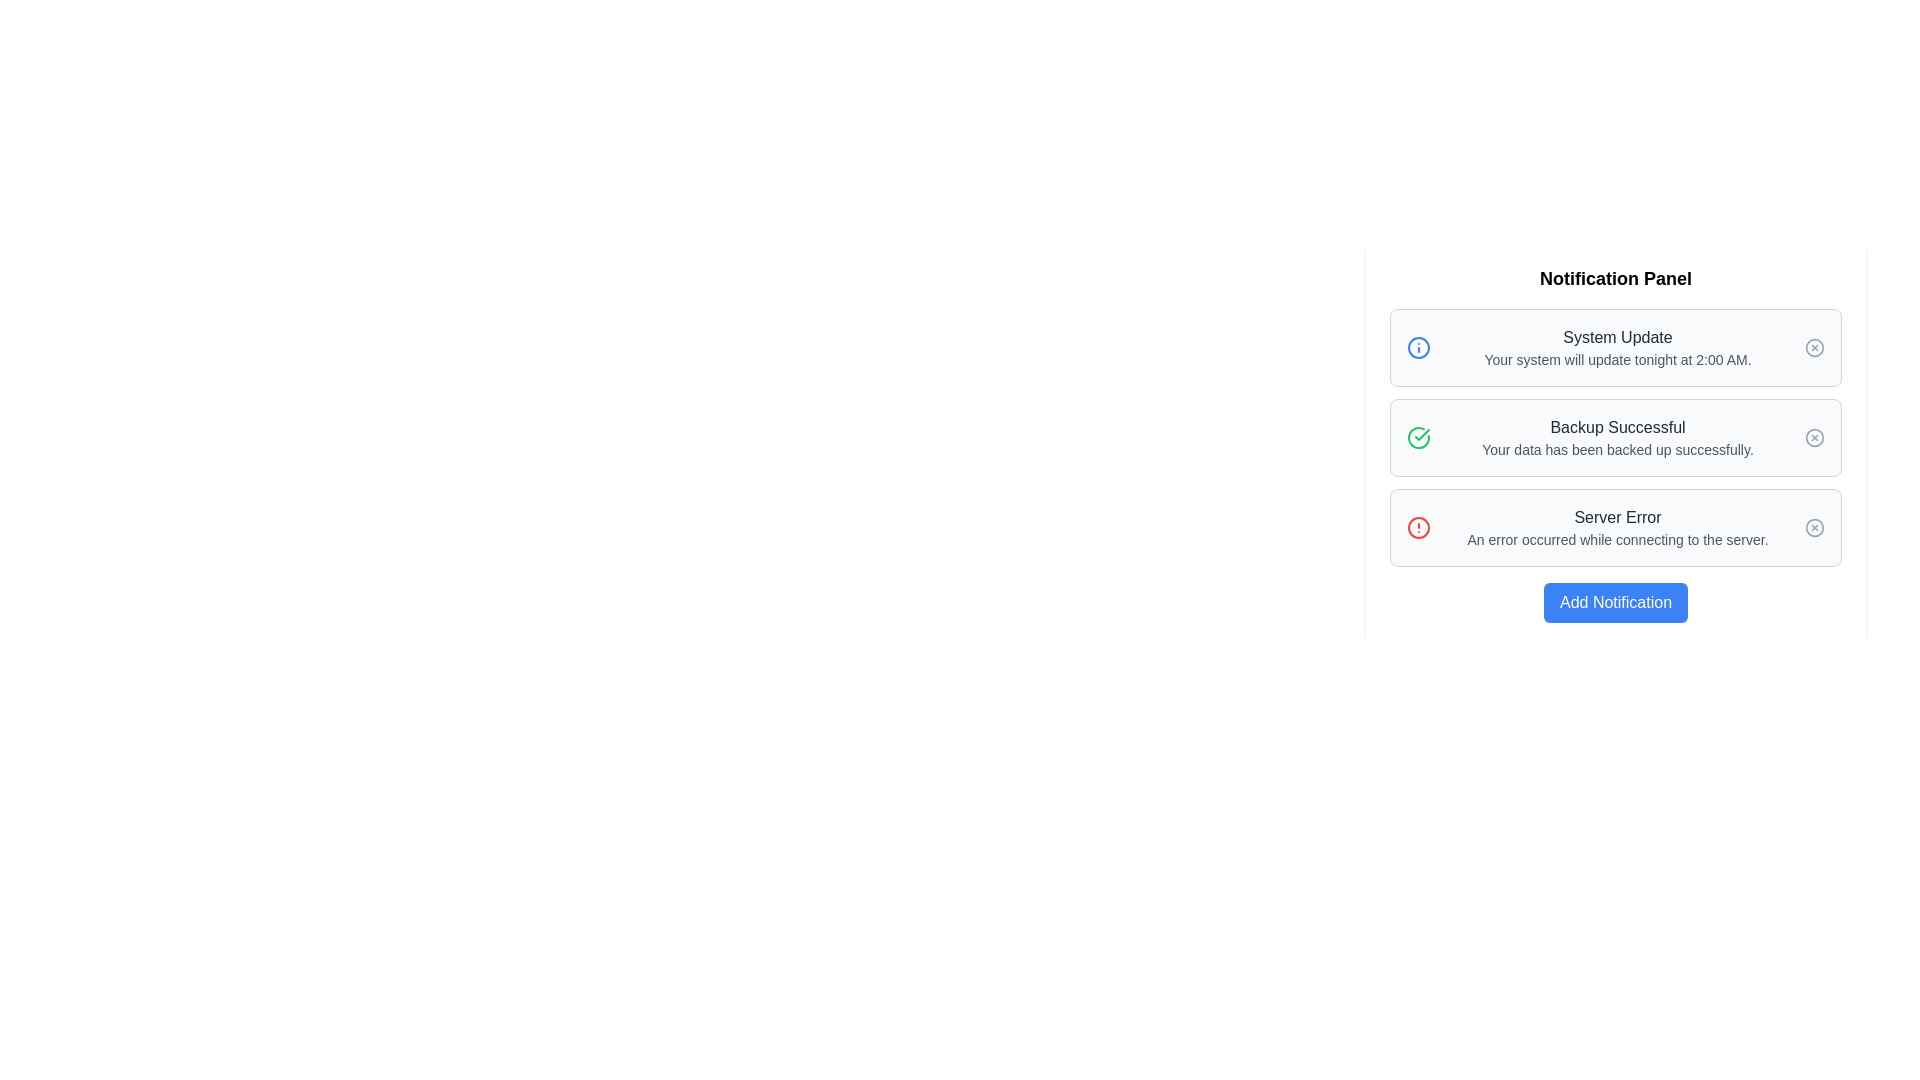 Image resolution: width=1920 pixels, height=1080 pixels. Describe the element at coordinates (1814, 527) in the screenshot. I see `the circular boundary of the 'Server Error' icon located on the right side of the 'Server Error' notification card in the Notification Panel` at that location.